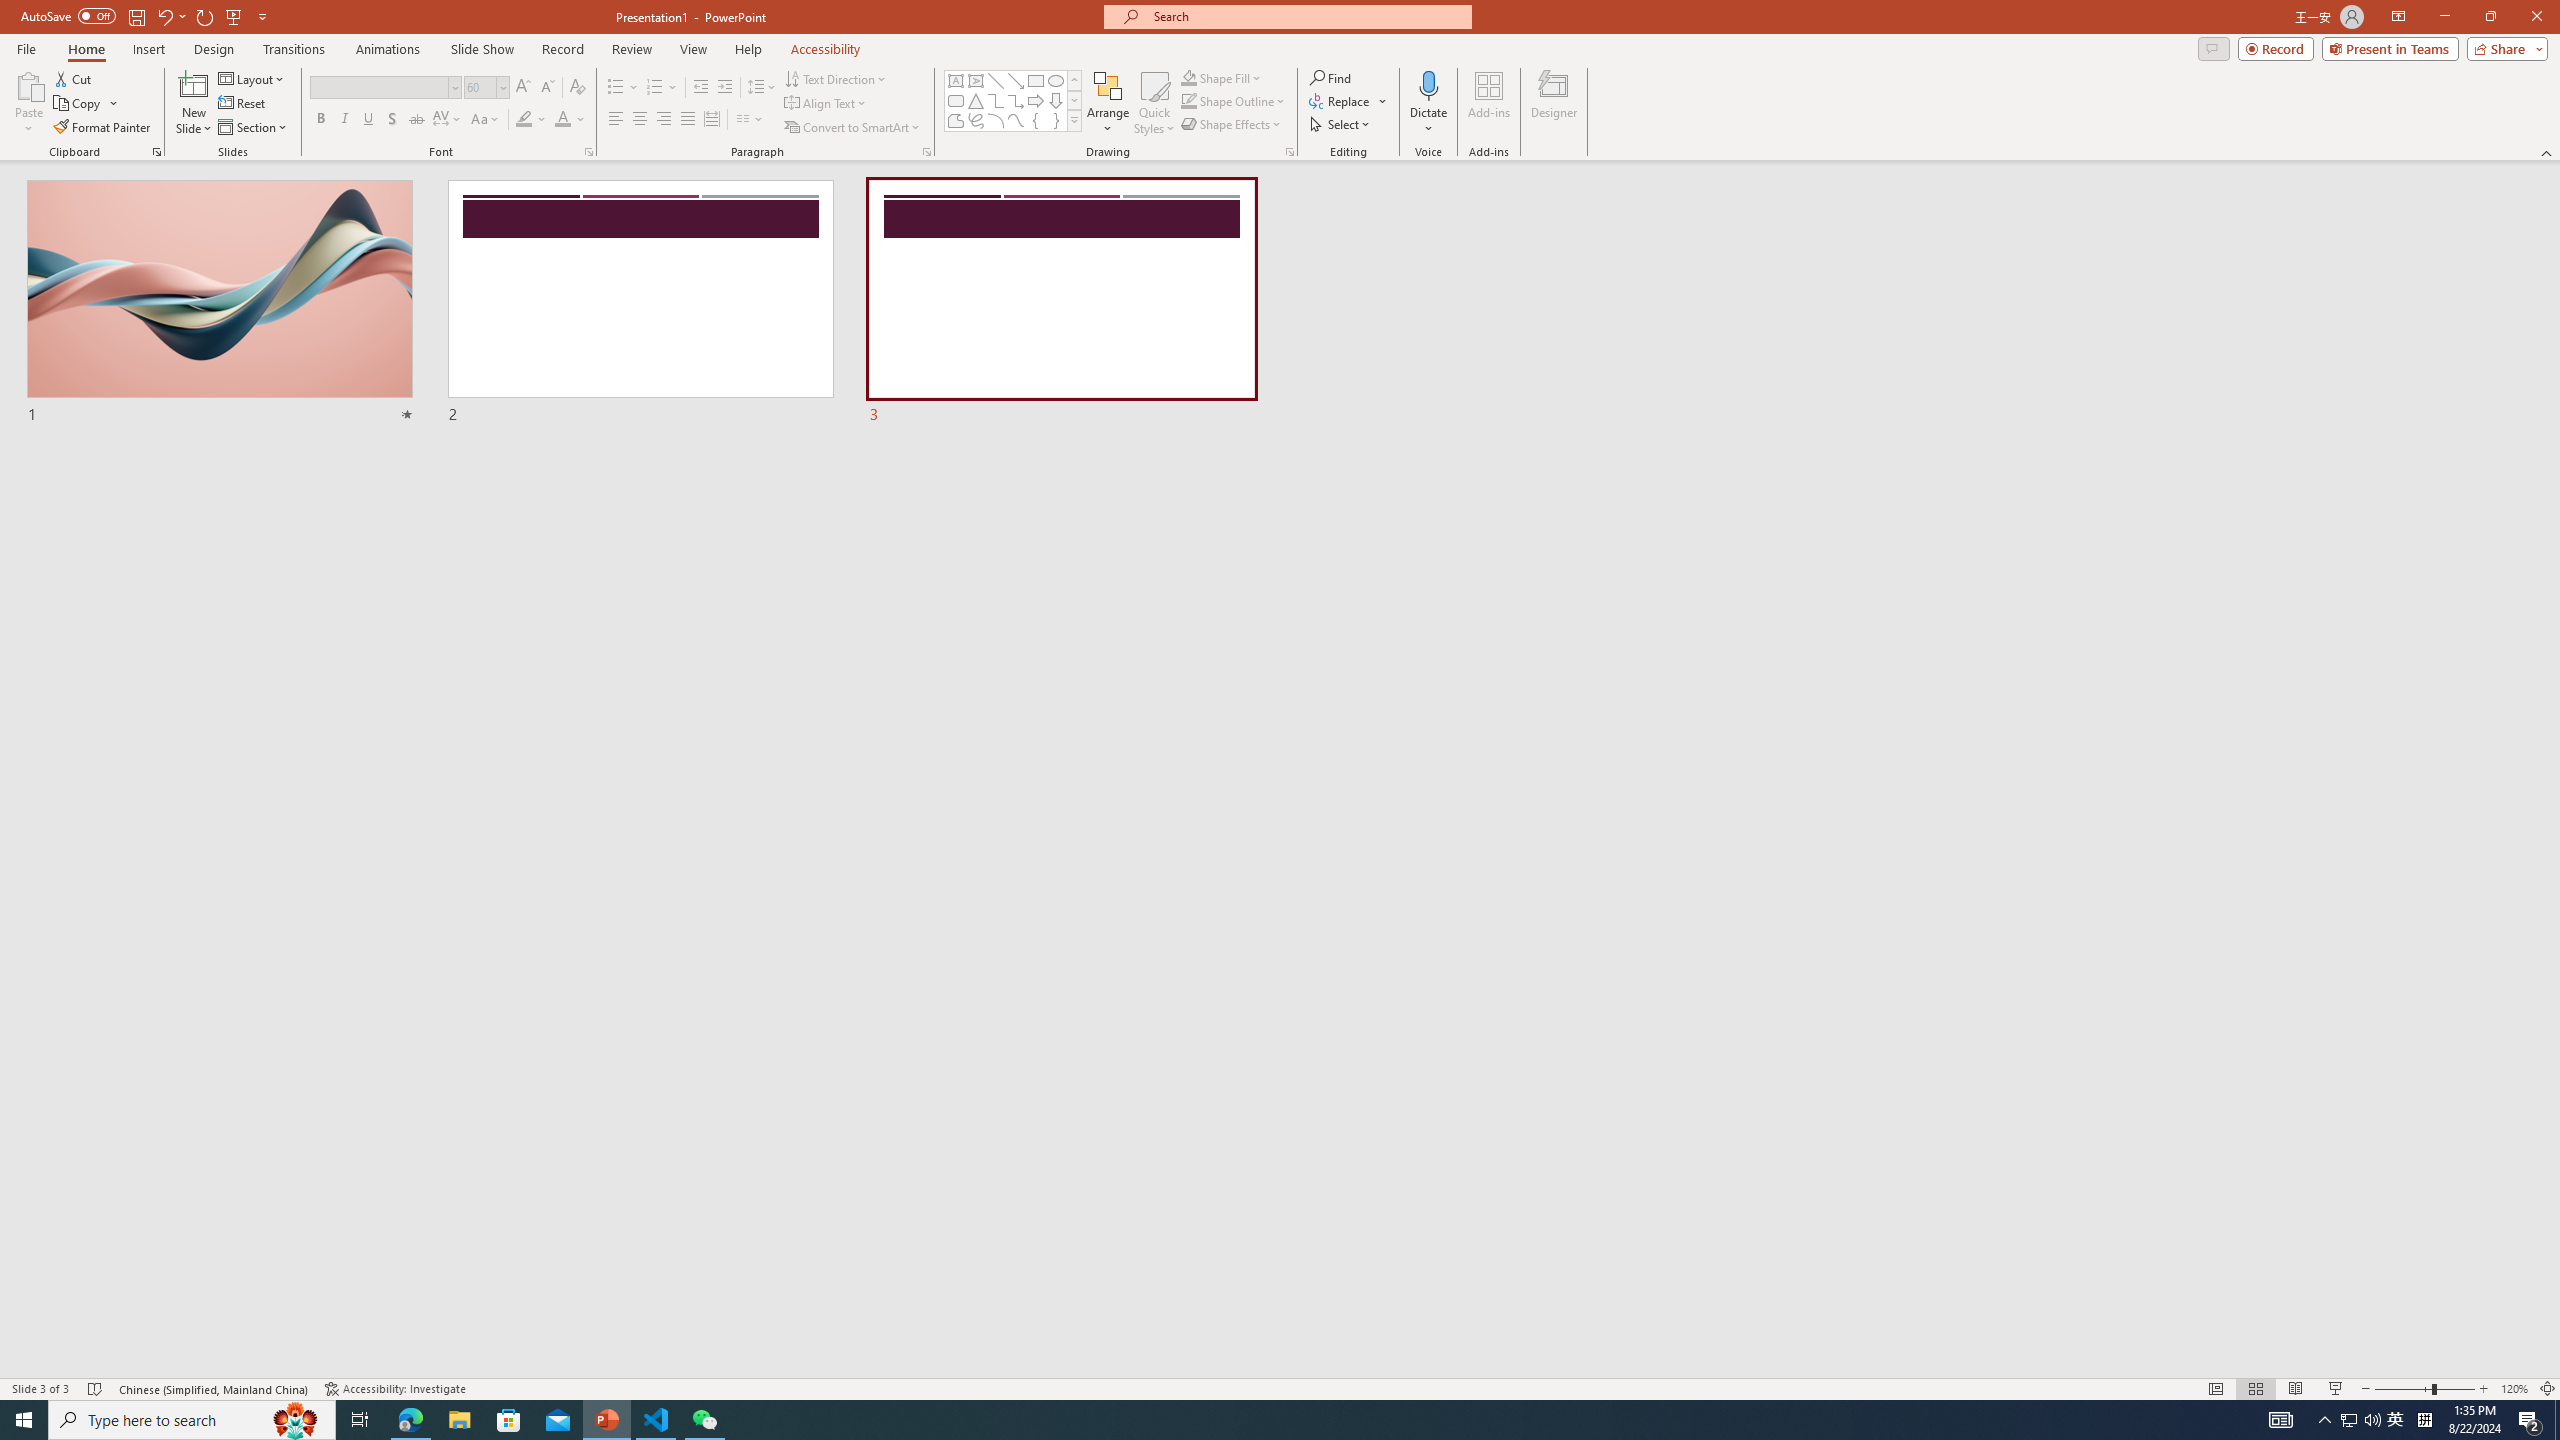 This screenshot has width=2560, height=1440. What do you see at coordinates (252, 78) in the screenshot?
I see `'Layout'` at bounding box center [252, 78].